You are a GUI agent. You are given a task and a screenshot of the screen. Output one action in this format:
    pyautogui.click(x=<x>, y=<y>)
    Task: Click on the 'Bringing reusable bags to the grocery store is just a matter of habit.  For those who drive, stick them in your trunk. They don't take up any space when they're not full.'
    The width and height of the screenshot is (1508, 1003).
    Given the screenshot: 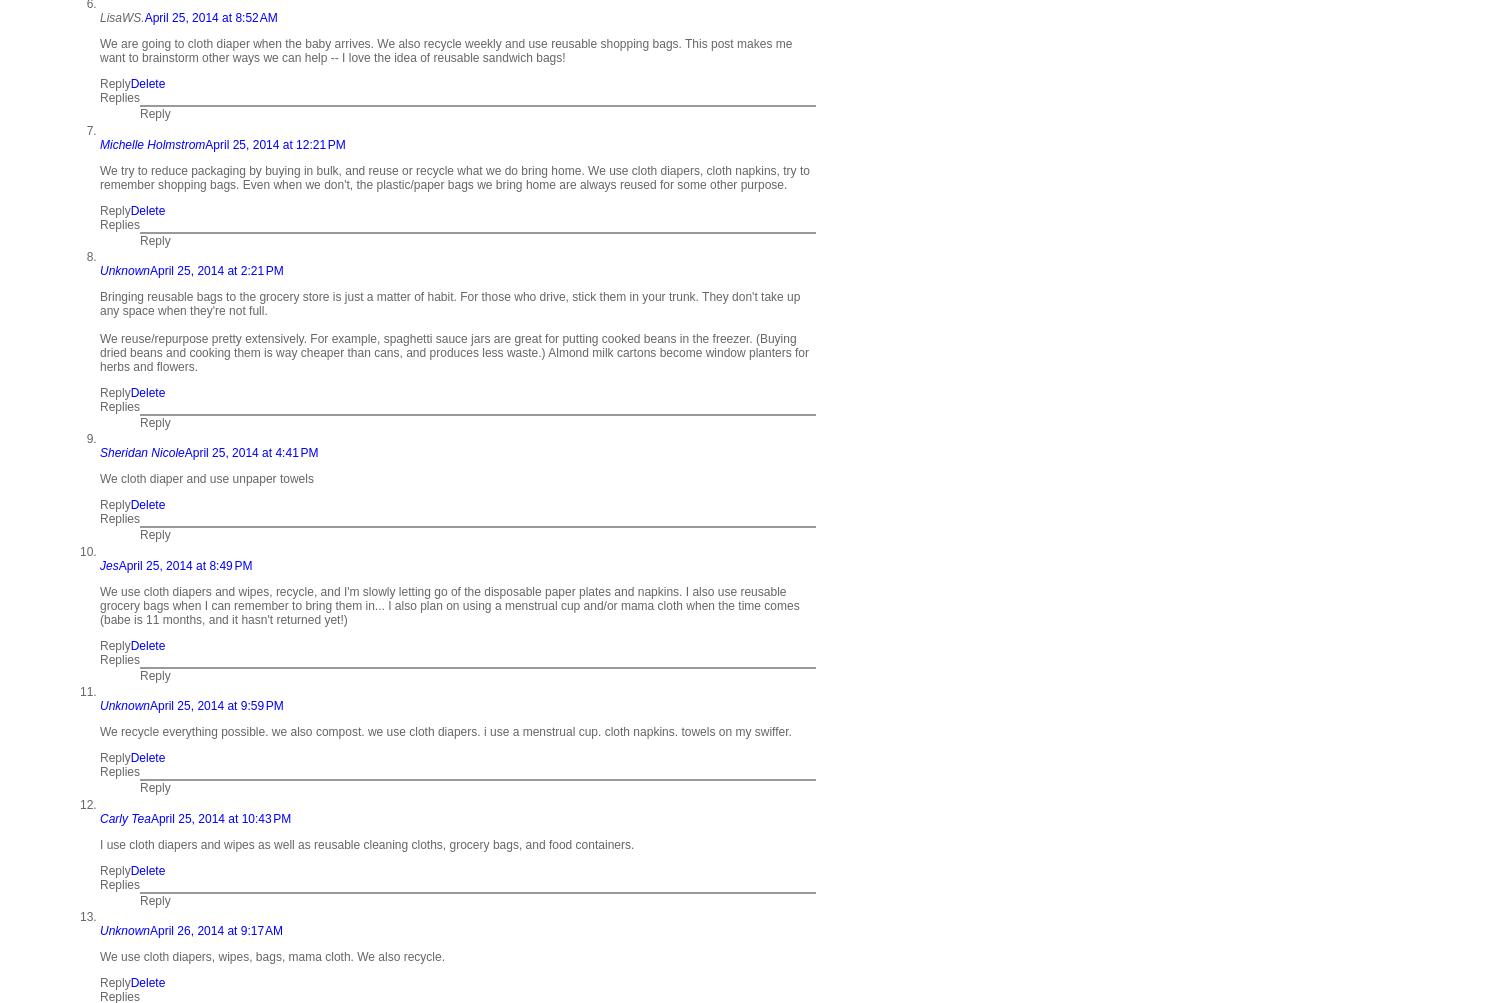 What is the action you would take?
    pyautogui.click(x=449, y=303)
    